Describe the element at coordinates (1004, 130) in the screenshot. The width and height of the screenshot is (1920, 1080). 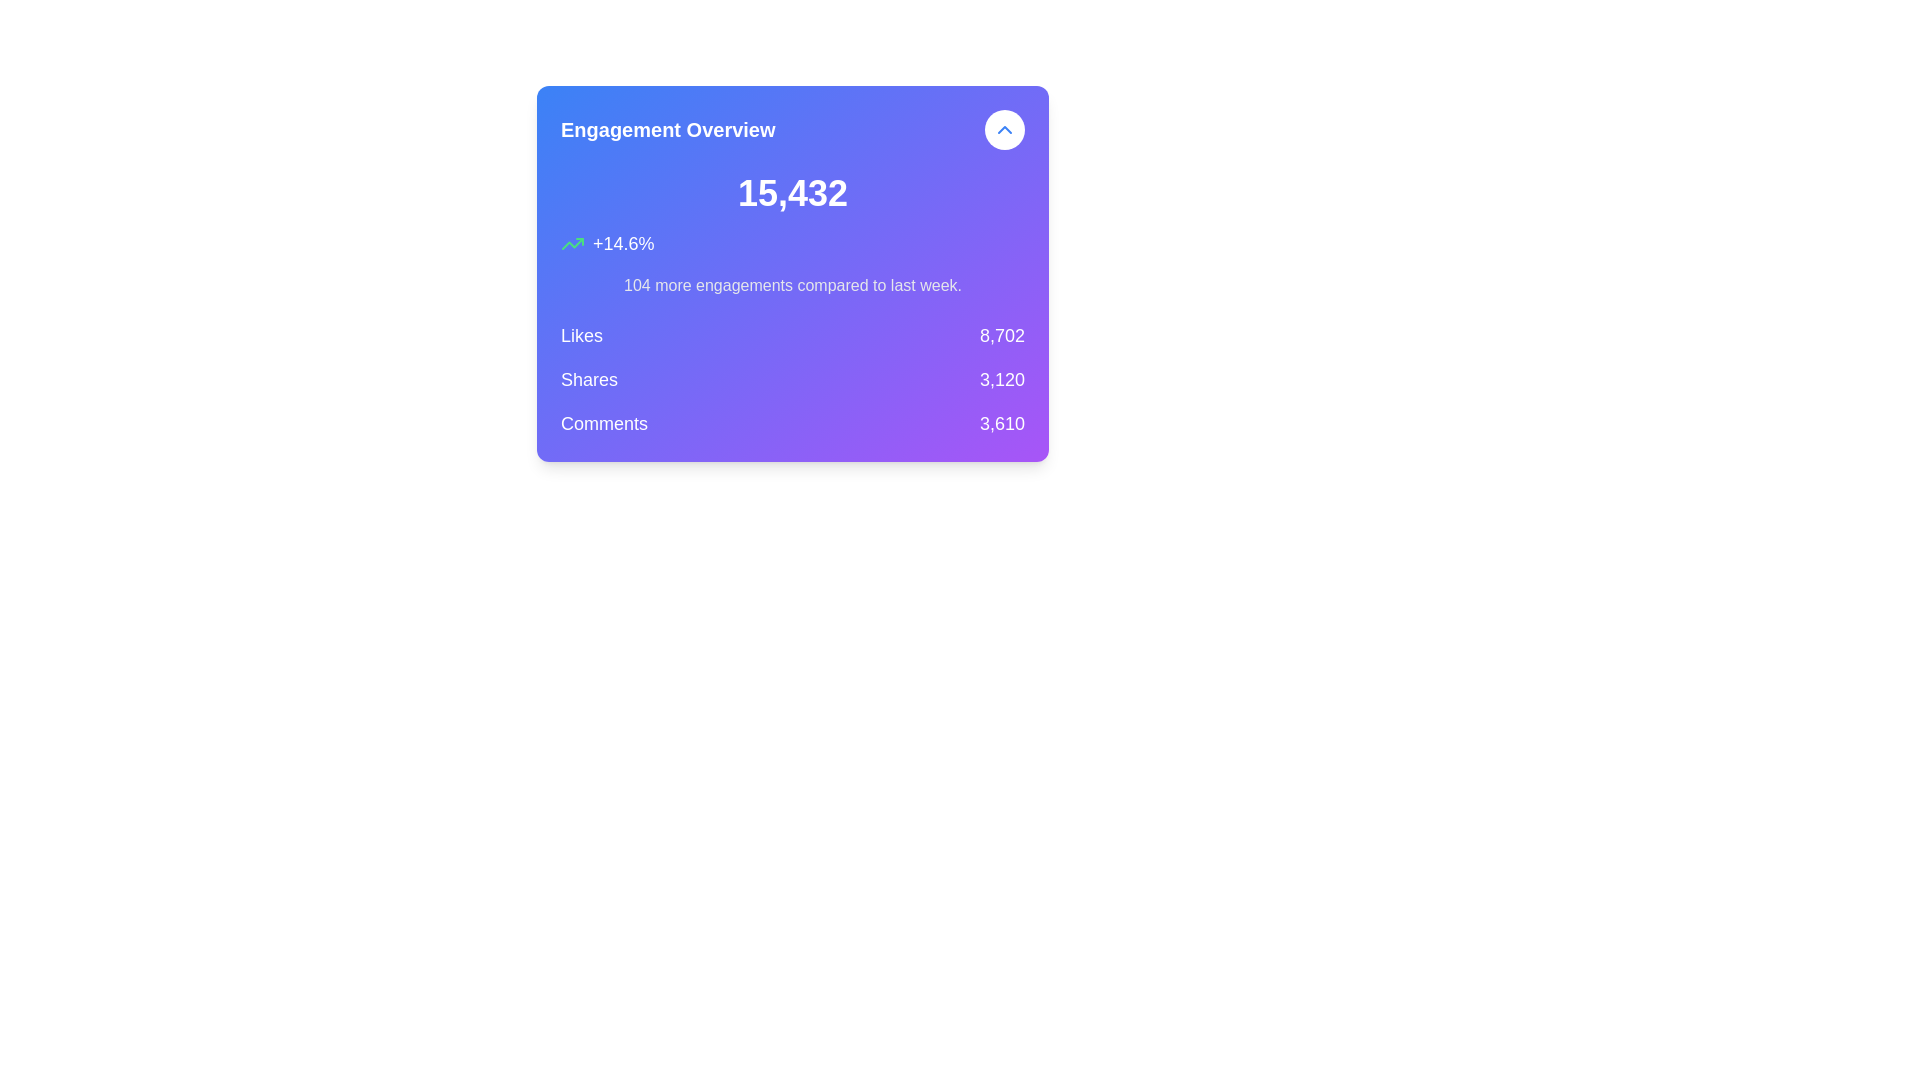
I see `the chevron upward SVG icon located within the circular button at the top-right corner of the Engagement Overview card to potentially reveal more information` at that location.